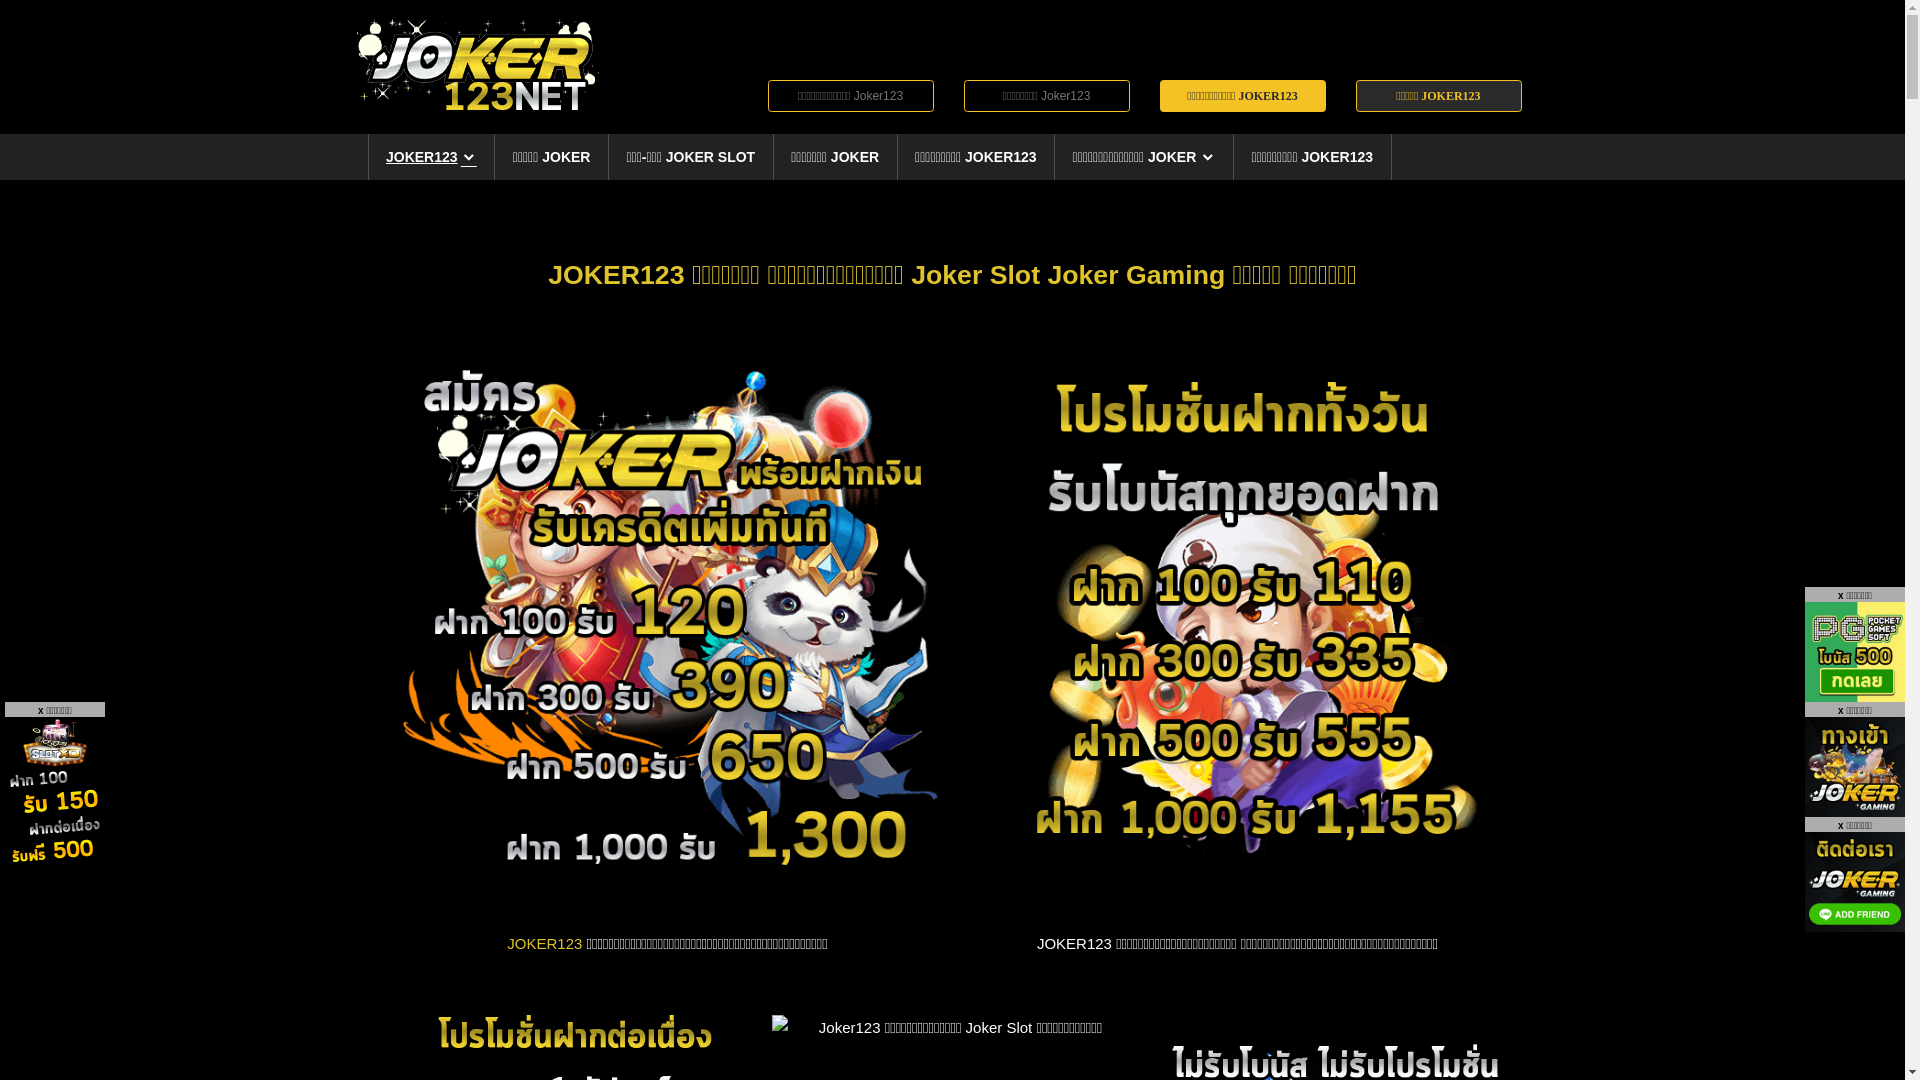 The image size is (1920, 1080). What do you see at coordinates (544, 943) in the screenshot?
I see `'JOKER123'` at bounding box center [544, 943].